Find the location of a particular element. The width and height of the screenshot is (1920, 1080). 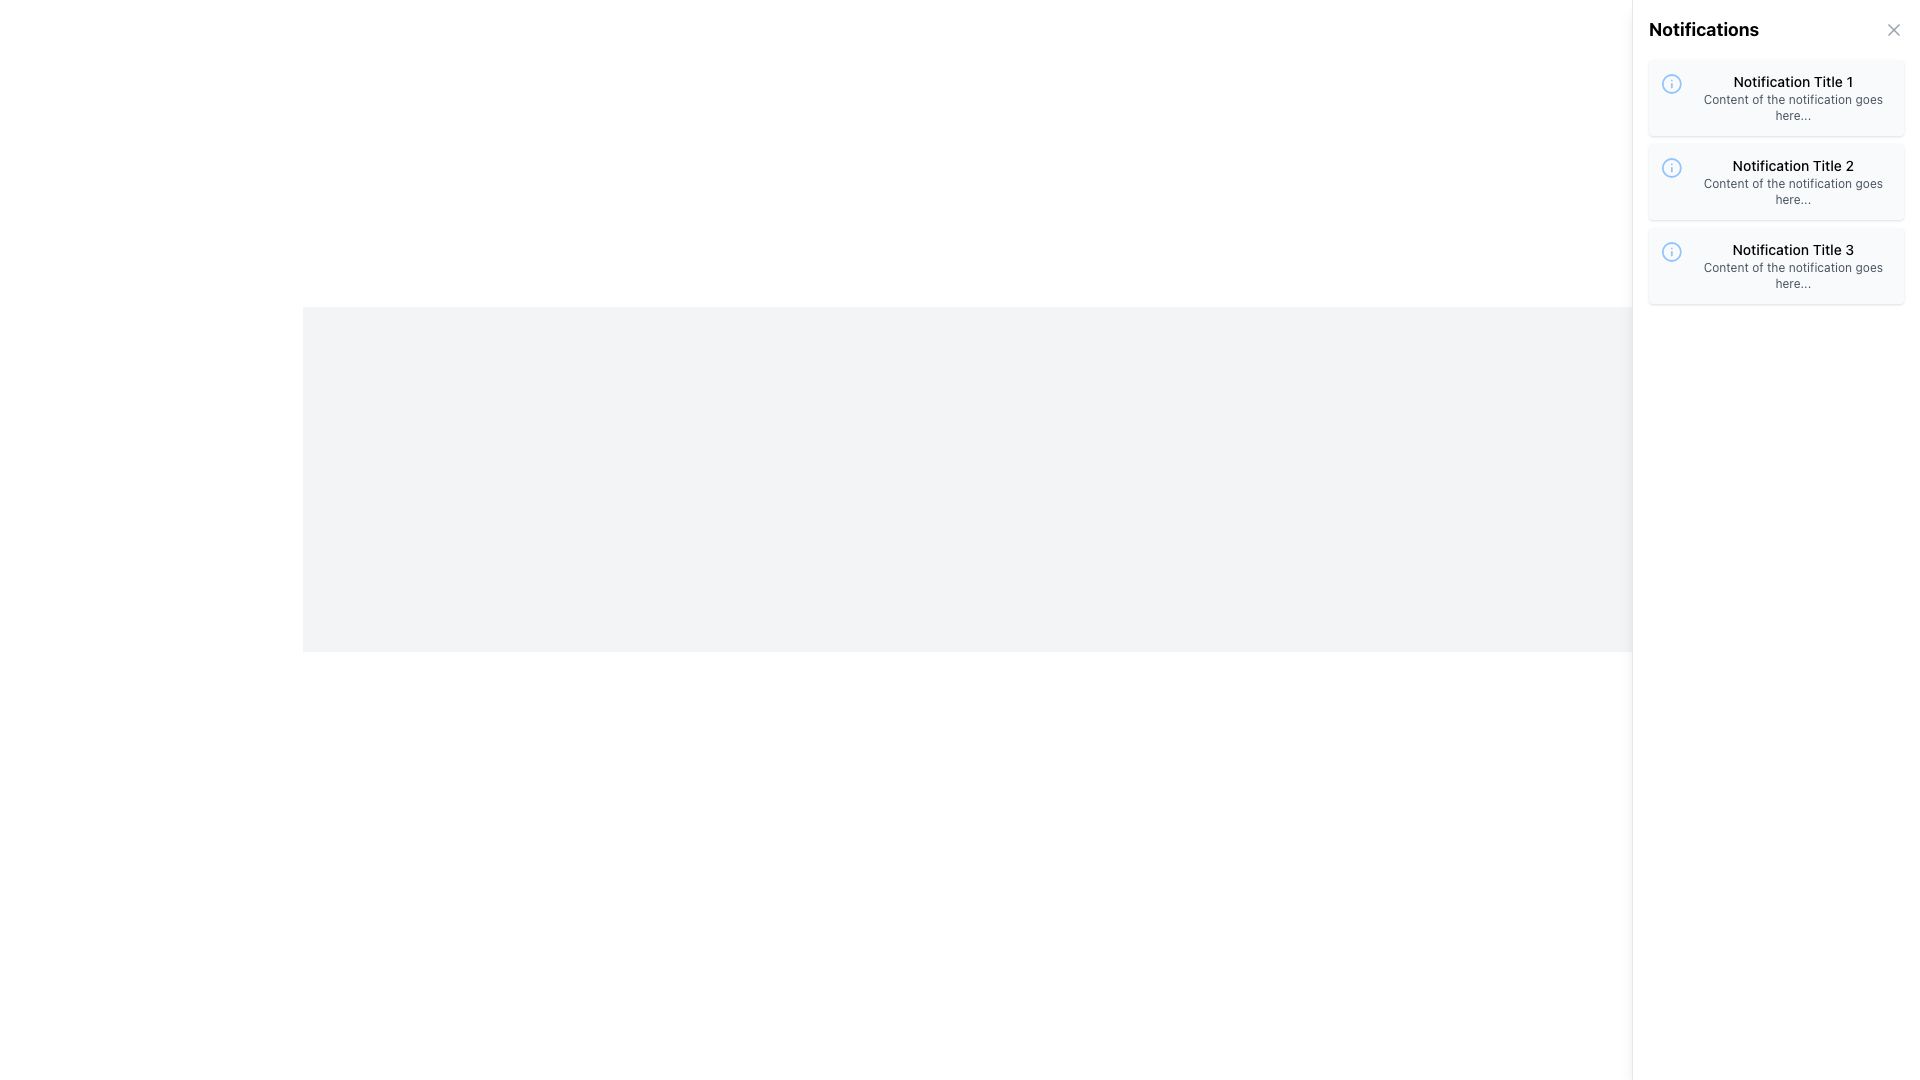

the circle graphic icon representing 'Notification Title 2' in the second row of the notification list is located at coordinates (1671, 167).